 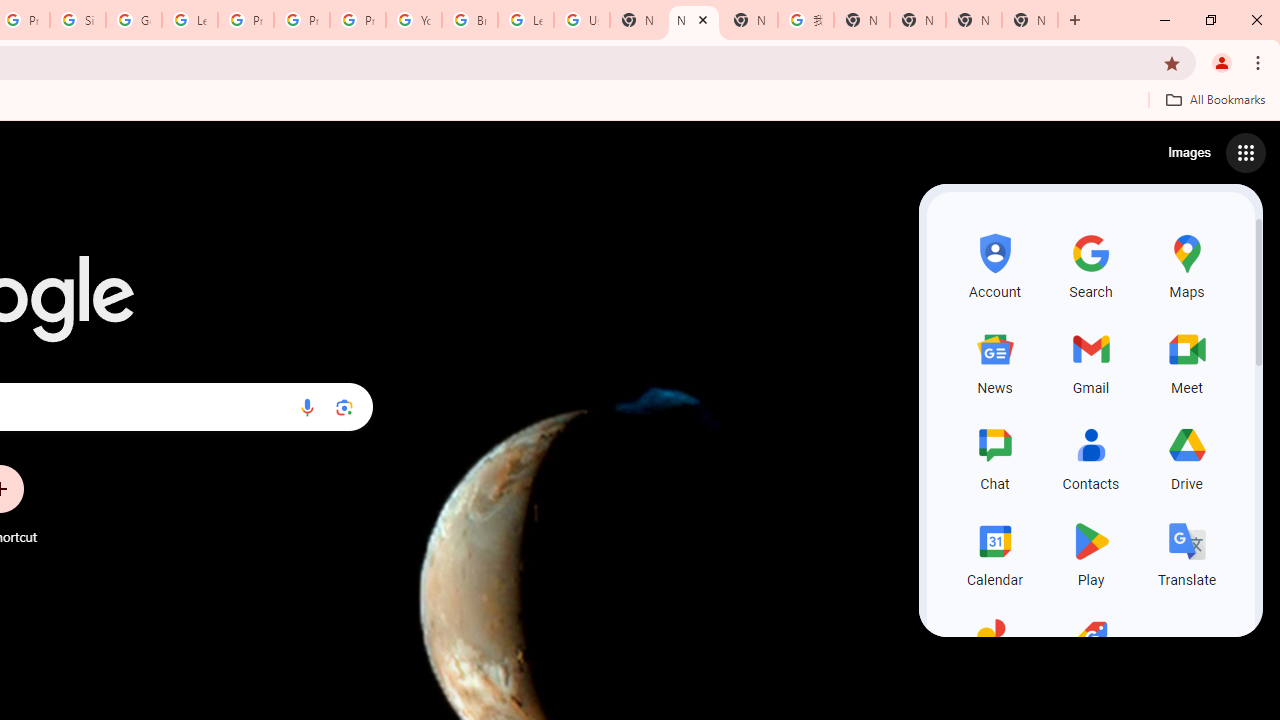 I want to click on 'Calendar, row 4 of 5 and column 1 of 3 in the first section', so click(x=995, y=551).